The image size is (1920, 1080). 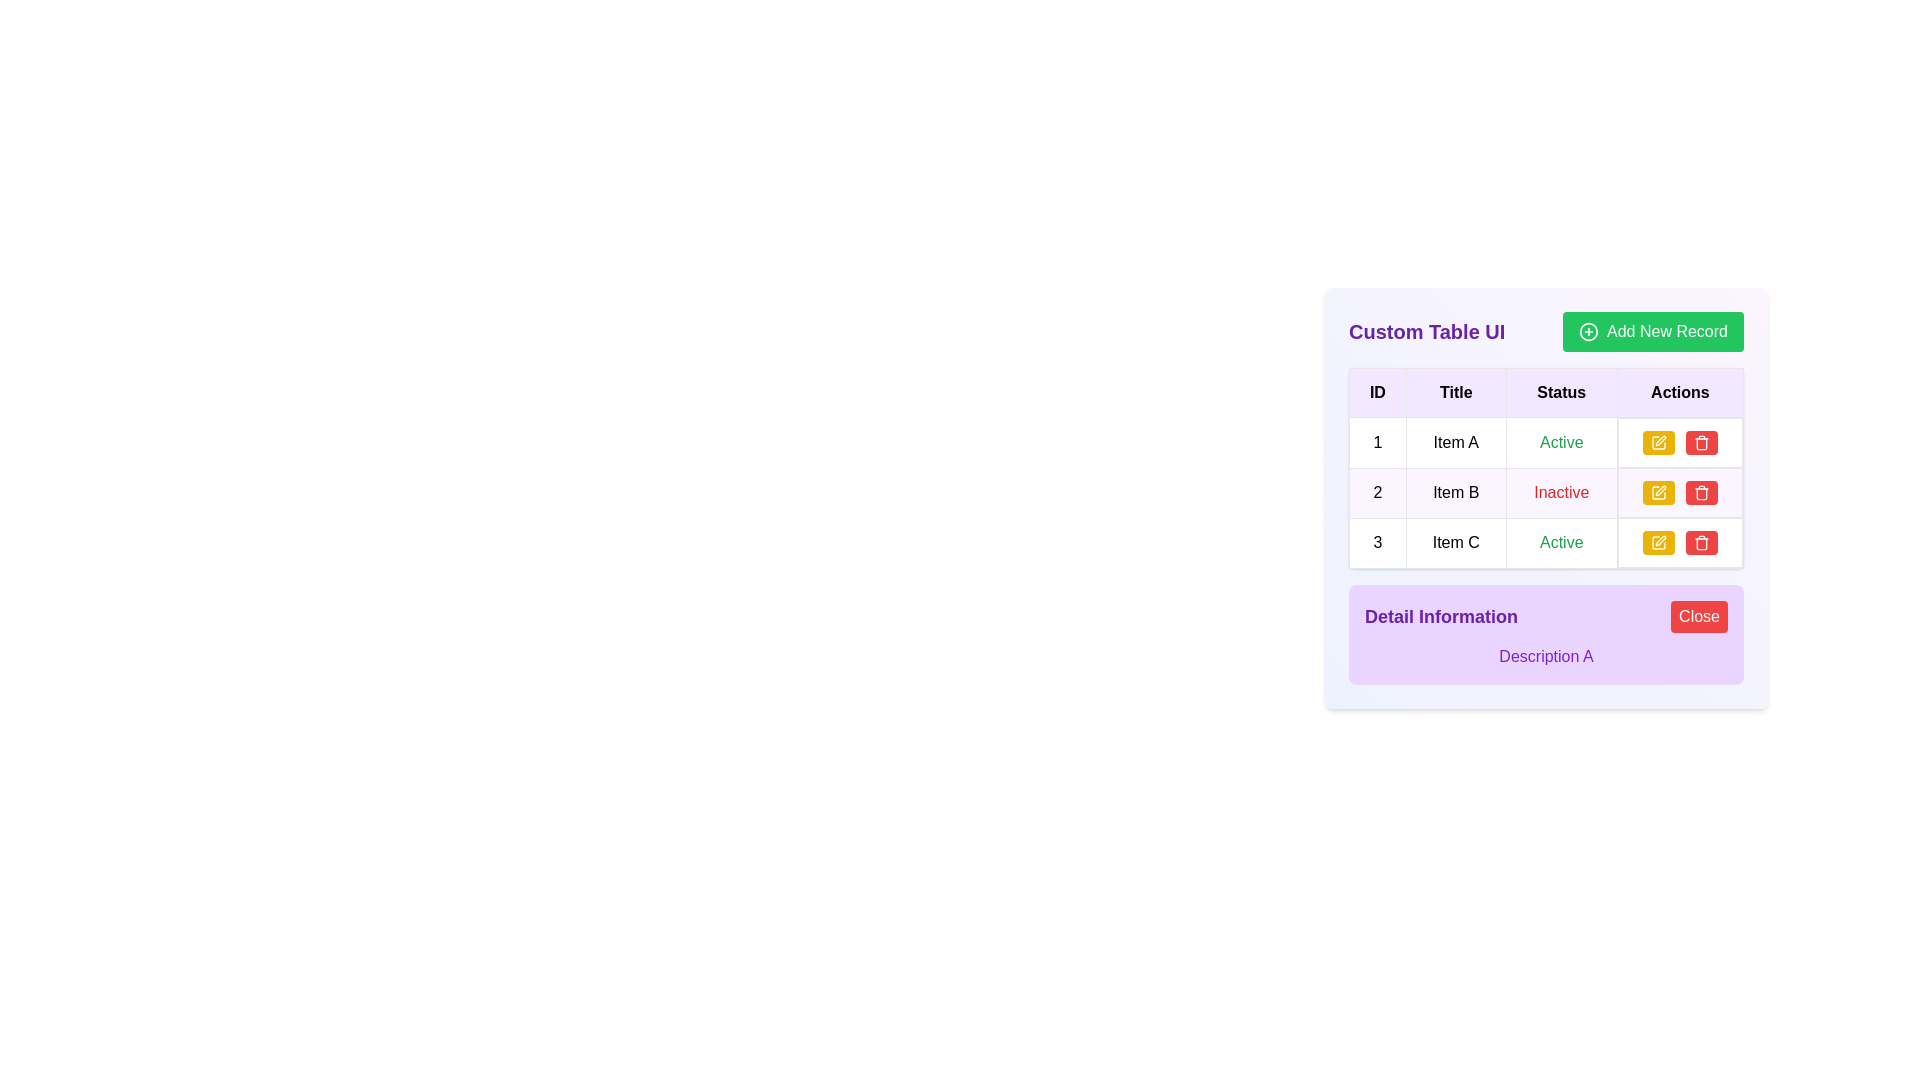 What do you see at coordinates (1376, 441) in the screenshot?
I see `numeric value displayed in the first cell of the first row under the 'ID' column, which shows '1'` at bounding box center [1376, 441].